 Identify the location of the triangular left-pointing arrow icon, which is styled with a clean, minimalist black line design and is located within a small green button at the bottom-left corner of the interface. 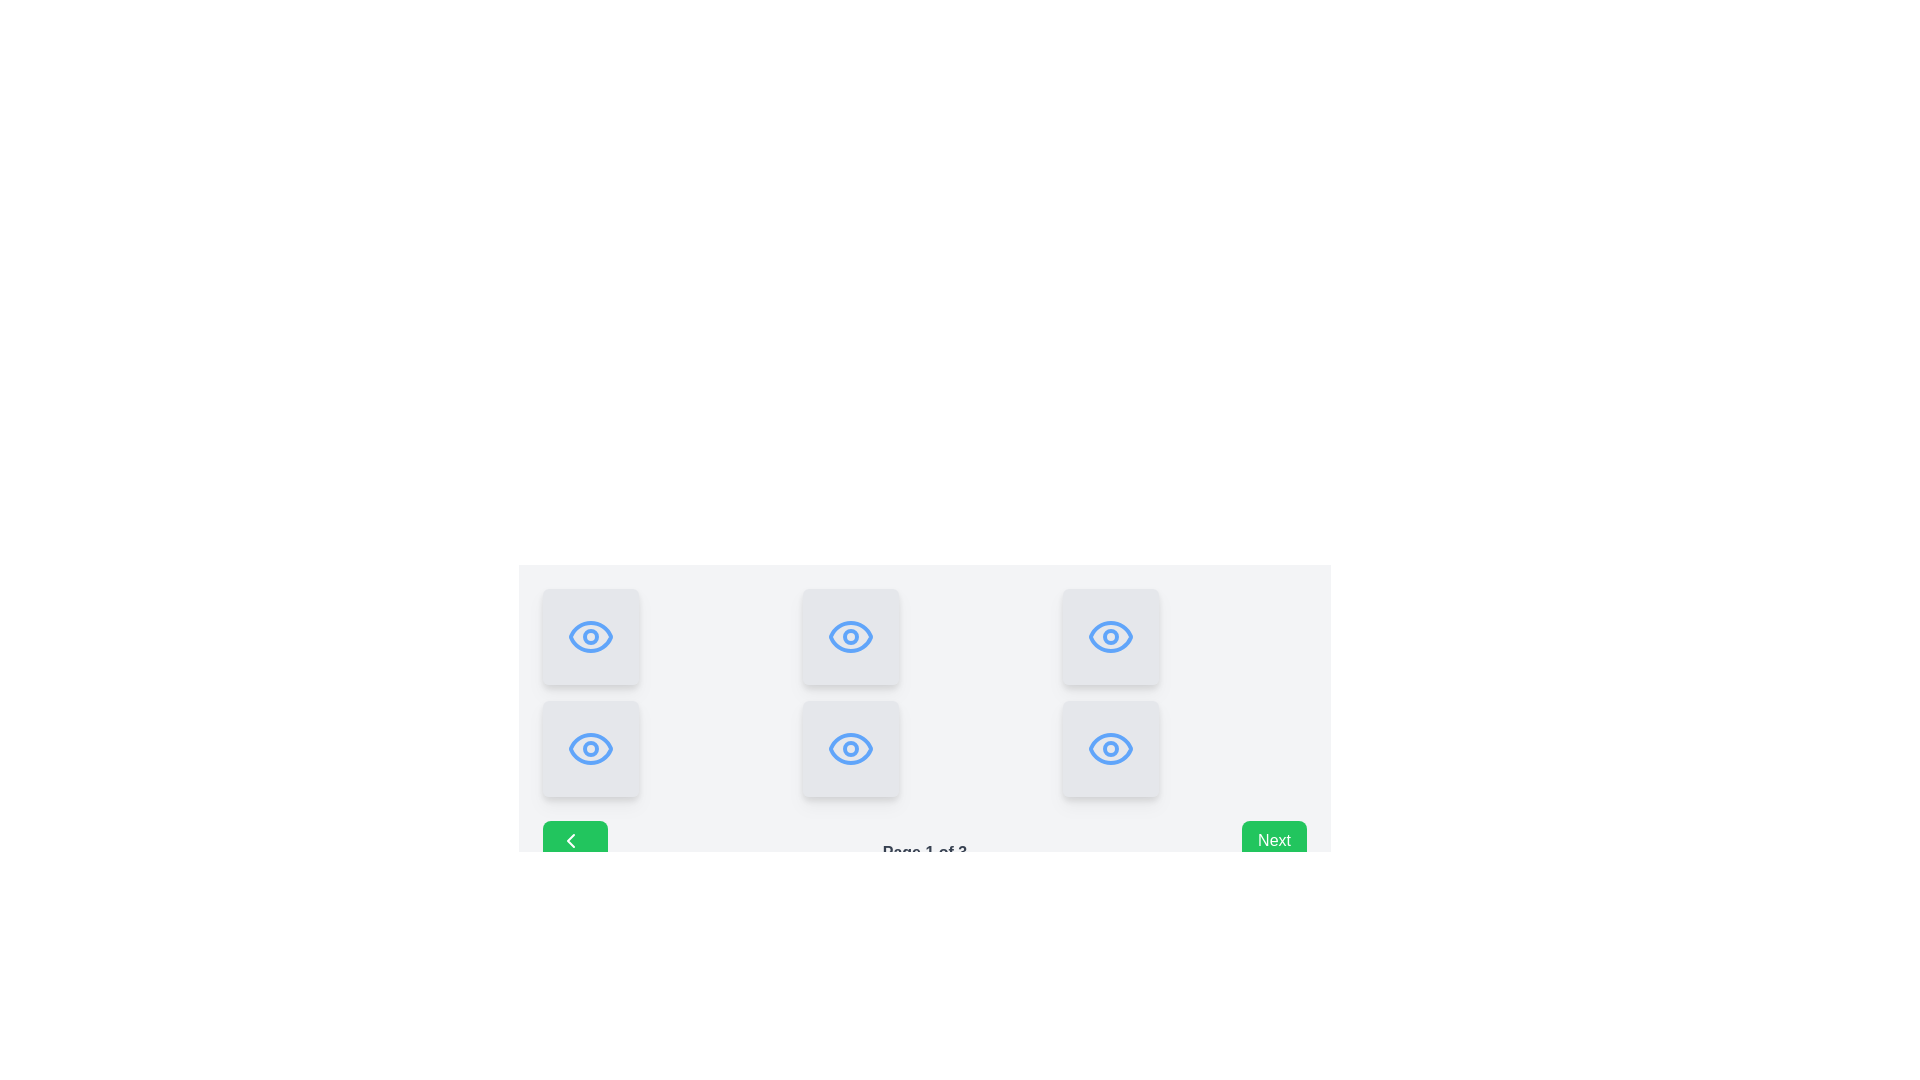
(570, 840).